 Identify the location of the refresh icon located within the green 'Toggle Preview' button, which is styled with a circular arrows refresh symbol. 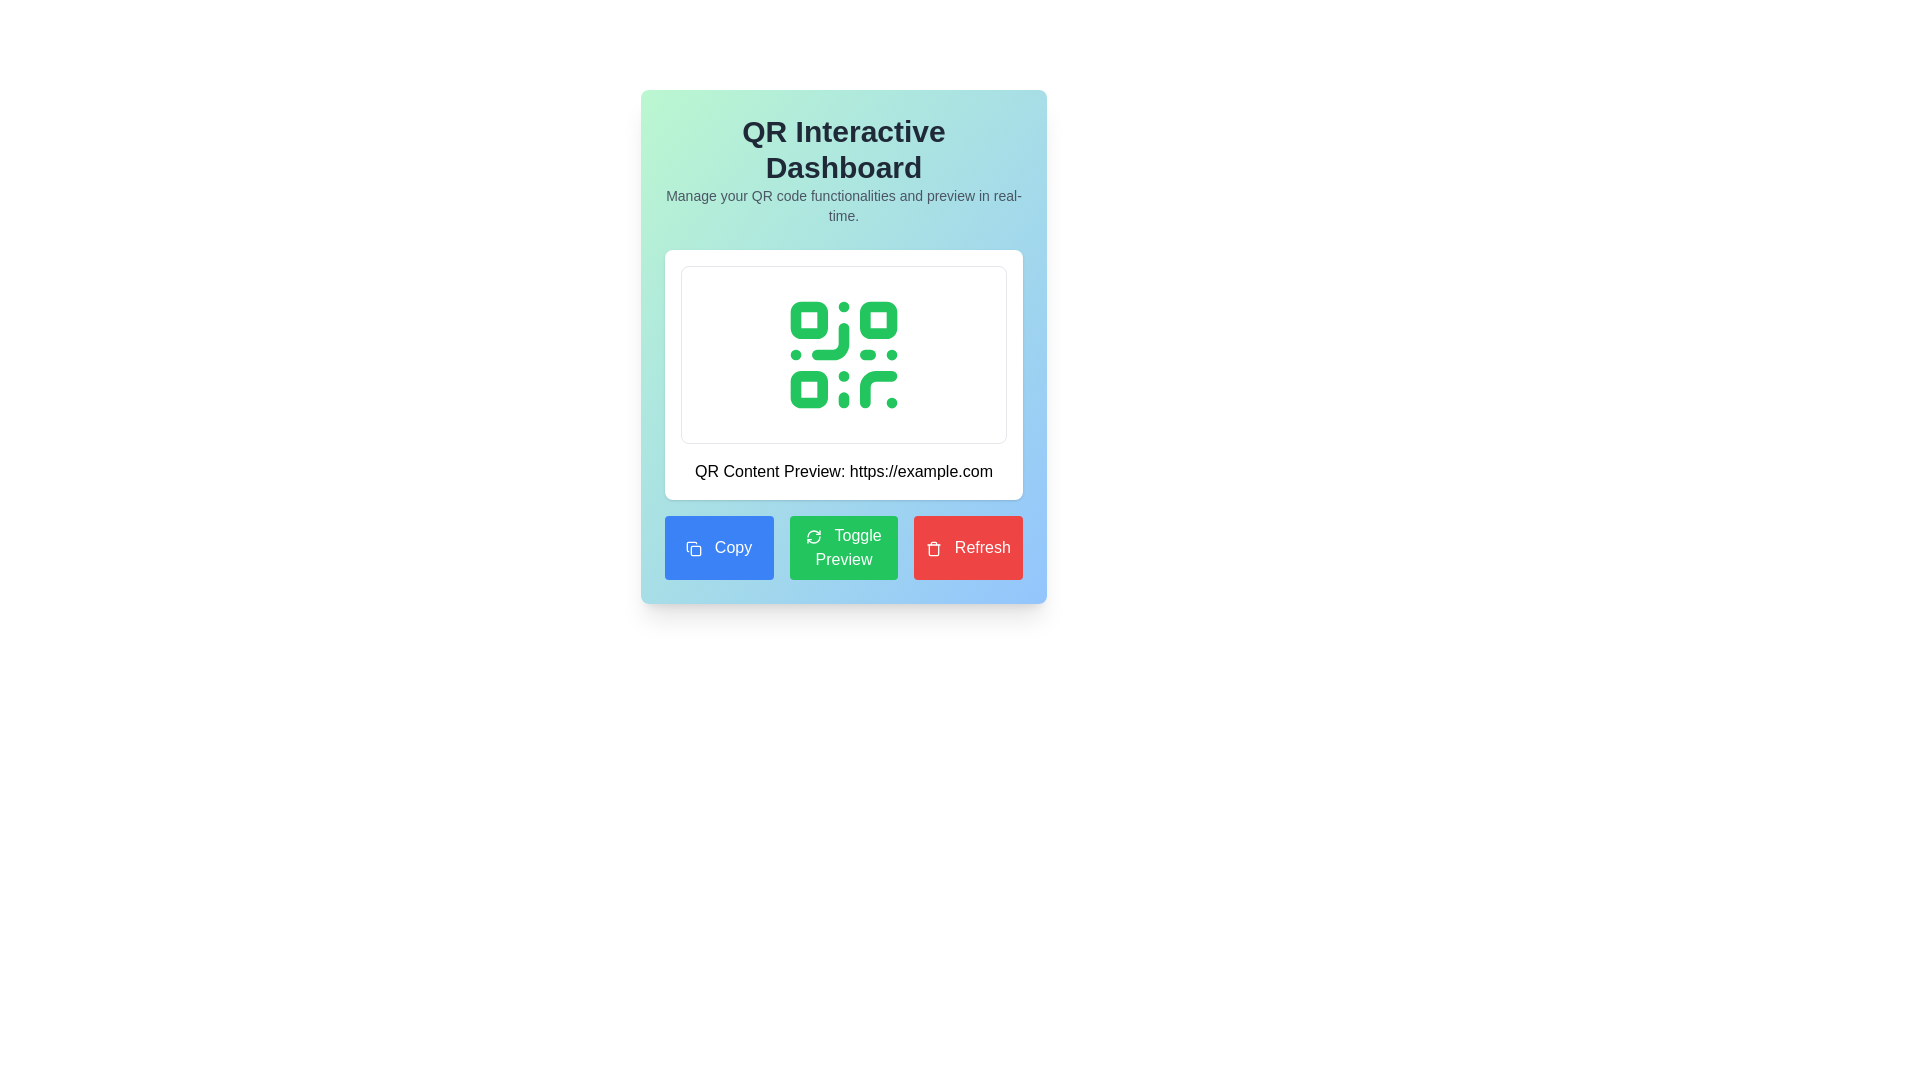
(814, 535).